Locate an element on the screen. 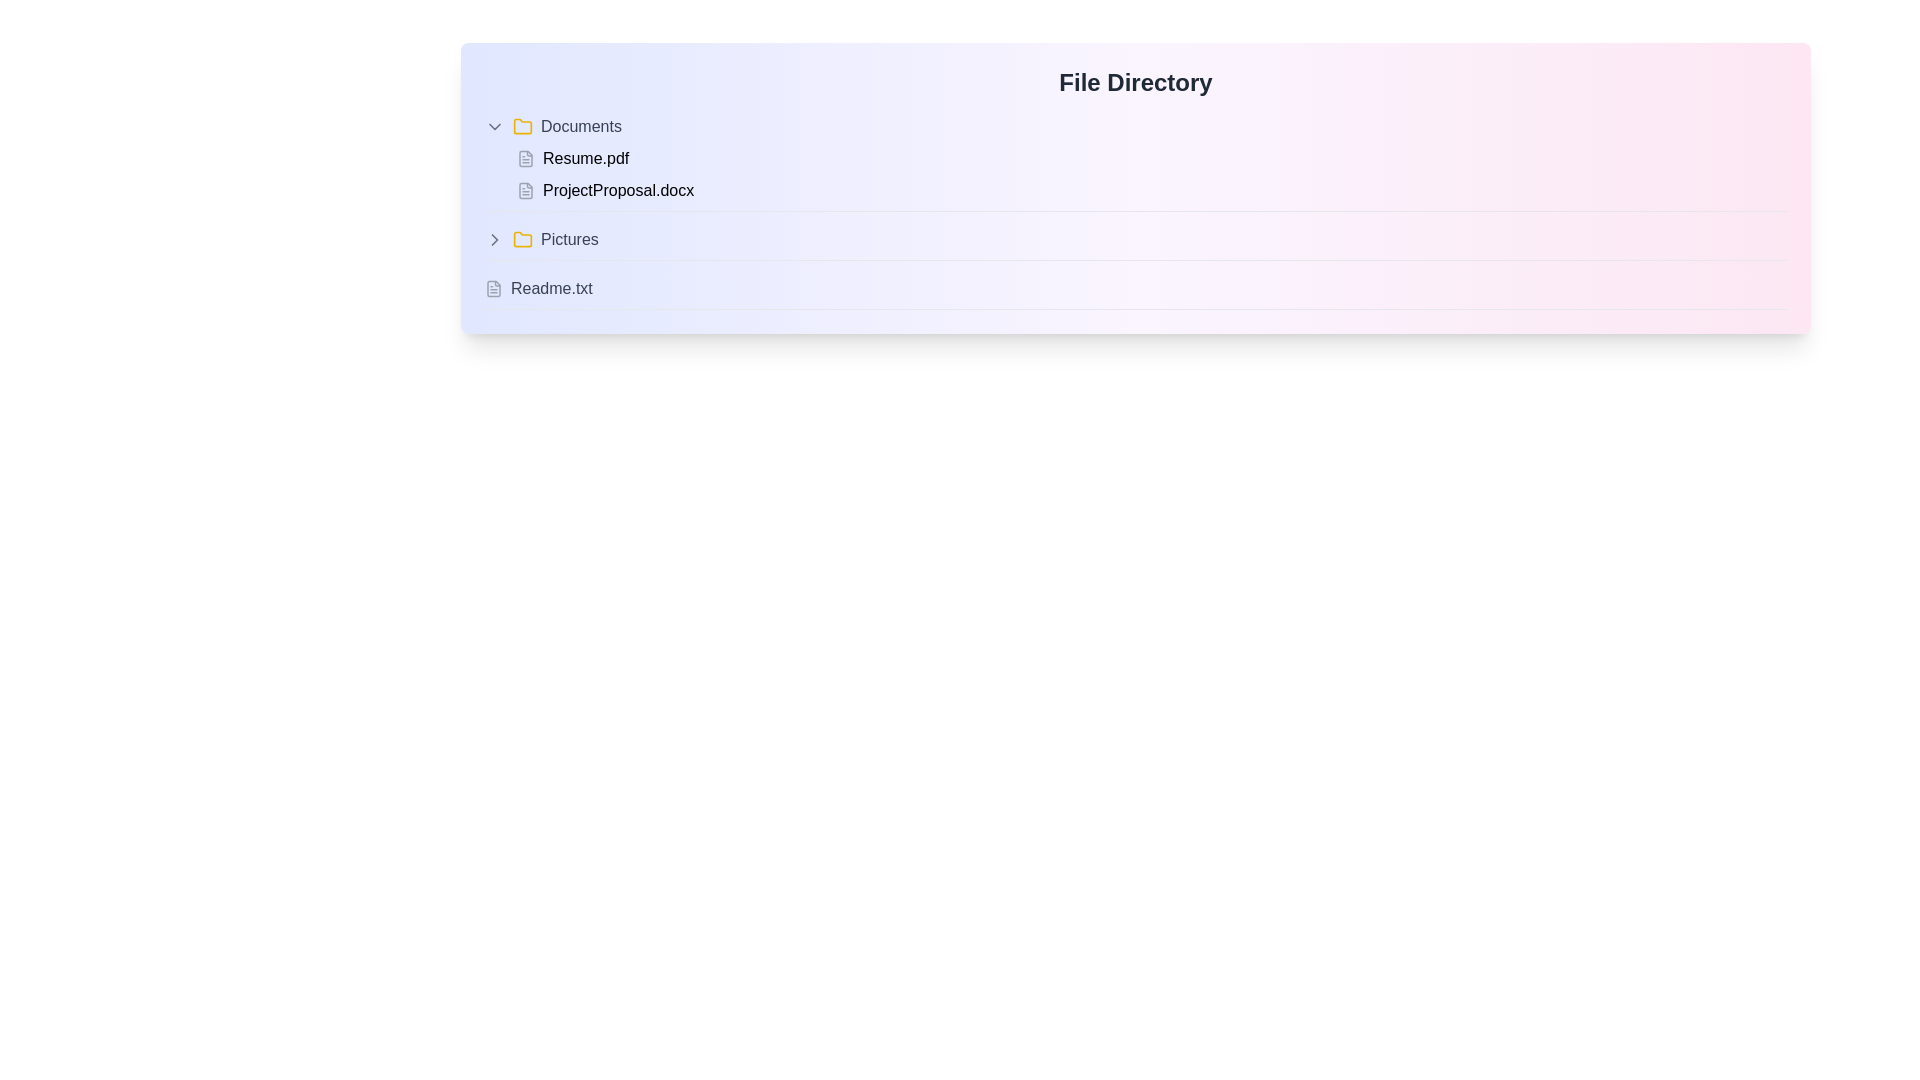  the expandable button to the left of the 'Pictures' folder name in the 'File Directory' interface is located at coordinates (494, 238).